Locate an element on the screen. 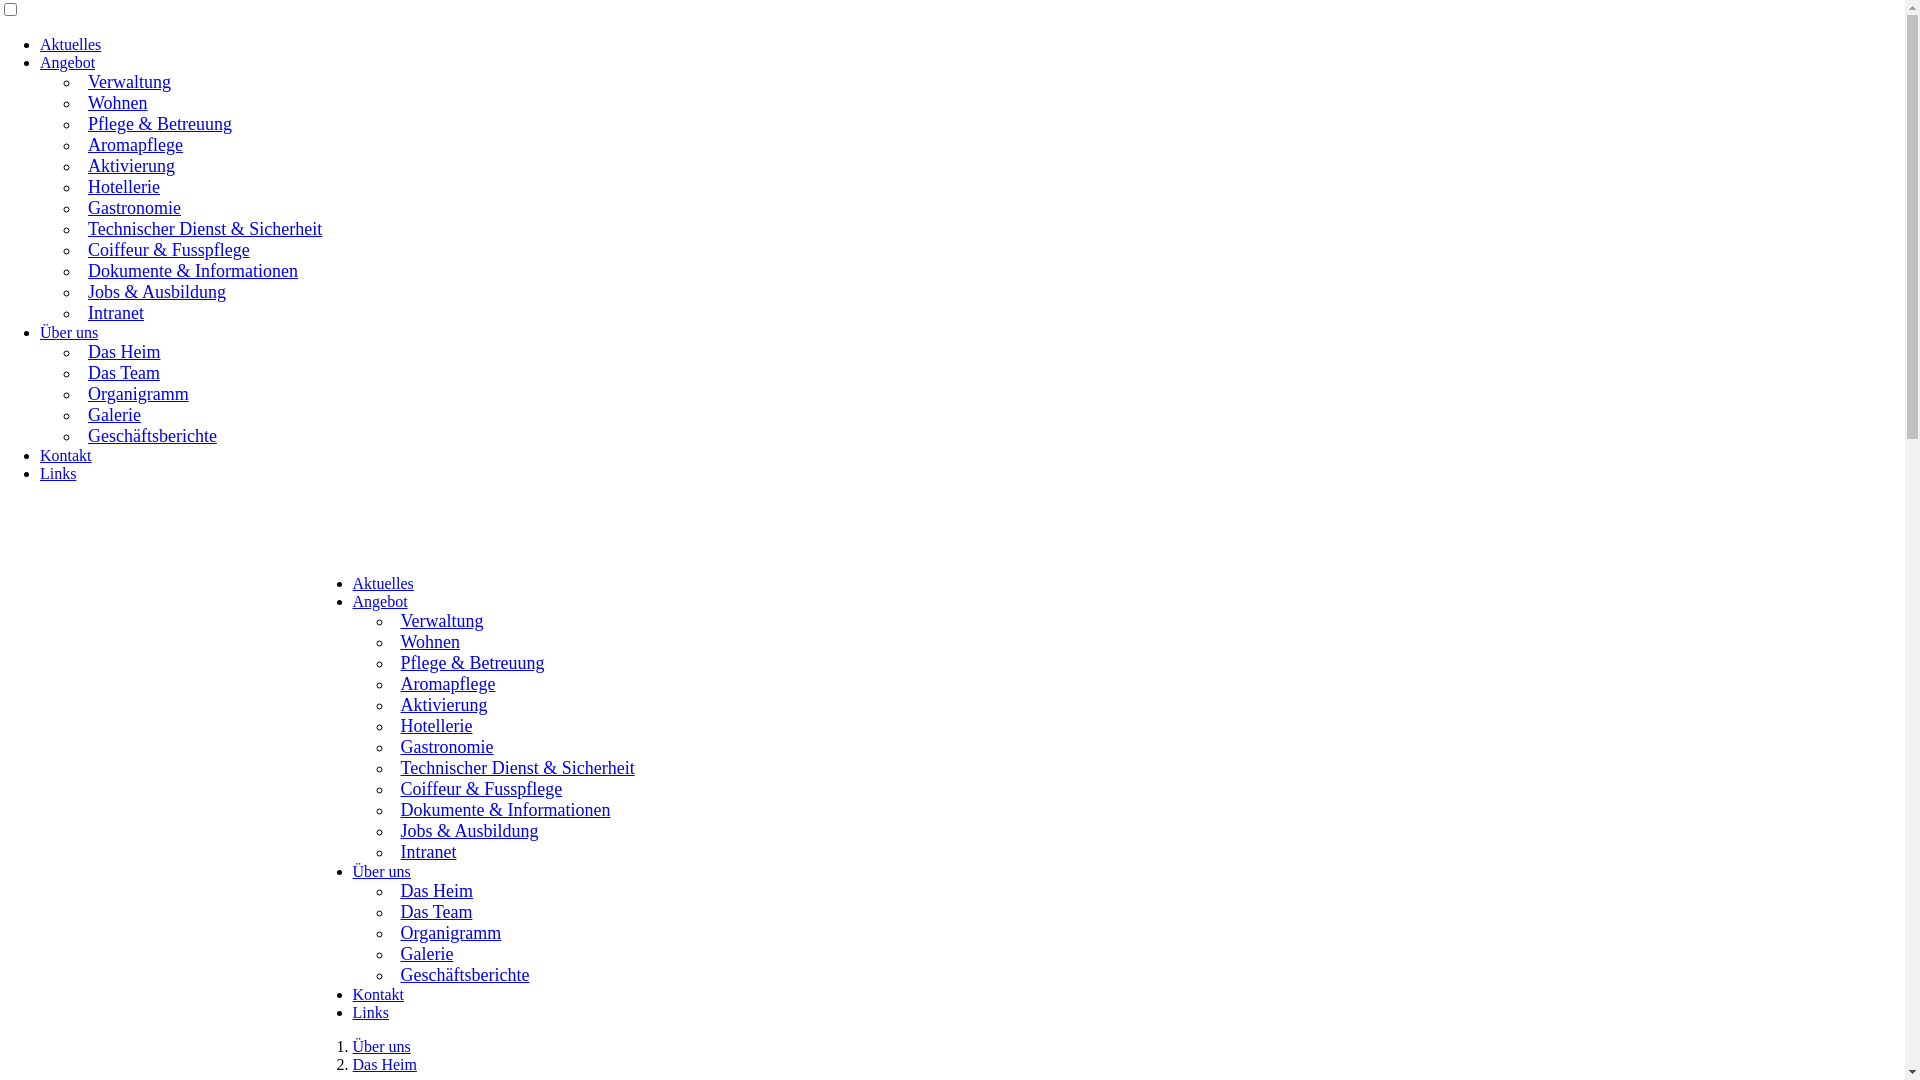  'Aktivierung' is located at coordinates (80, 163).